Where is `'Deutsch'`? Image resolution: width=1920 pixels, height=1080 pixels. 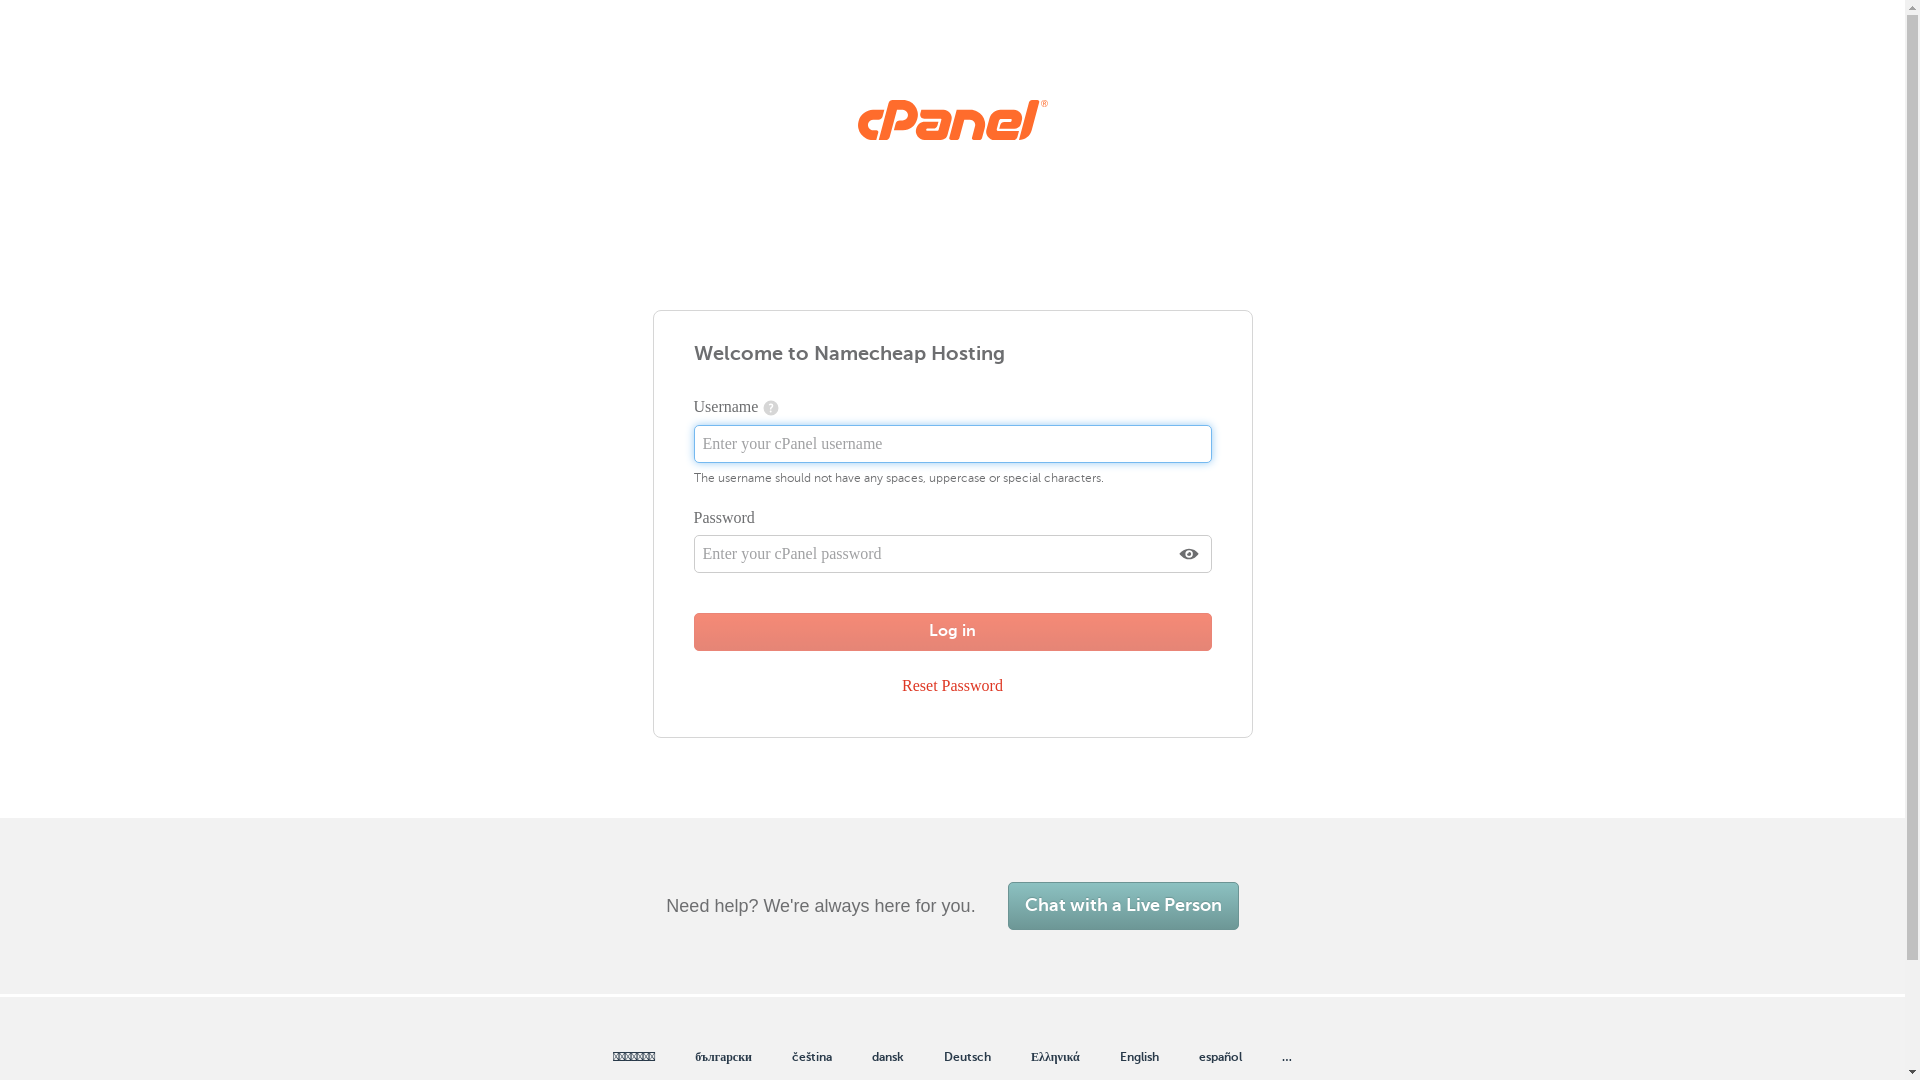
'Deutsch' is located at coordinates (967, 1056).